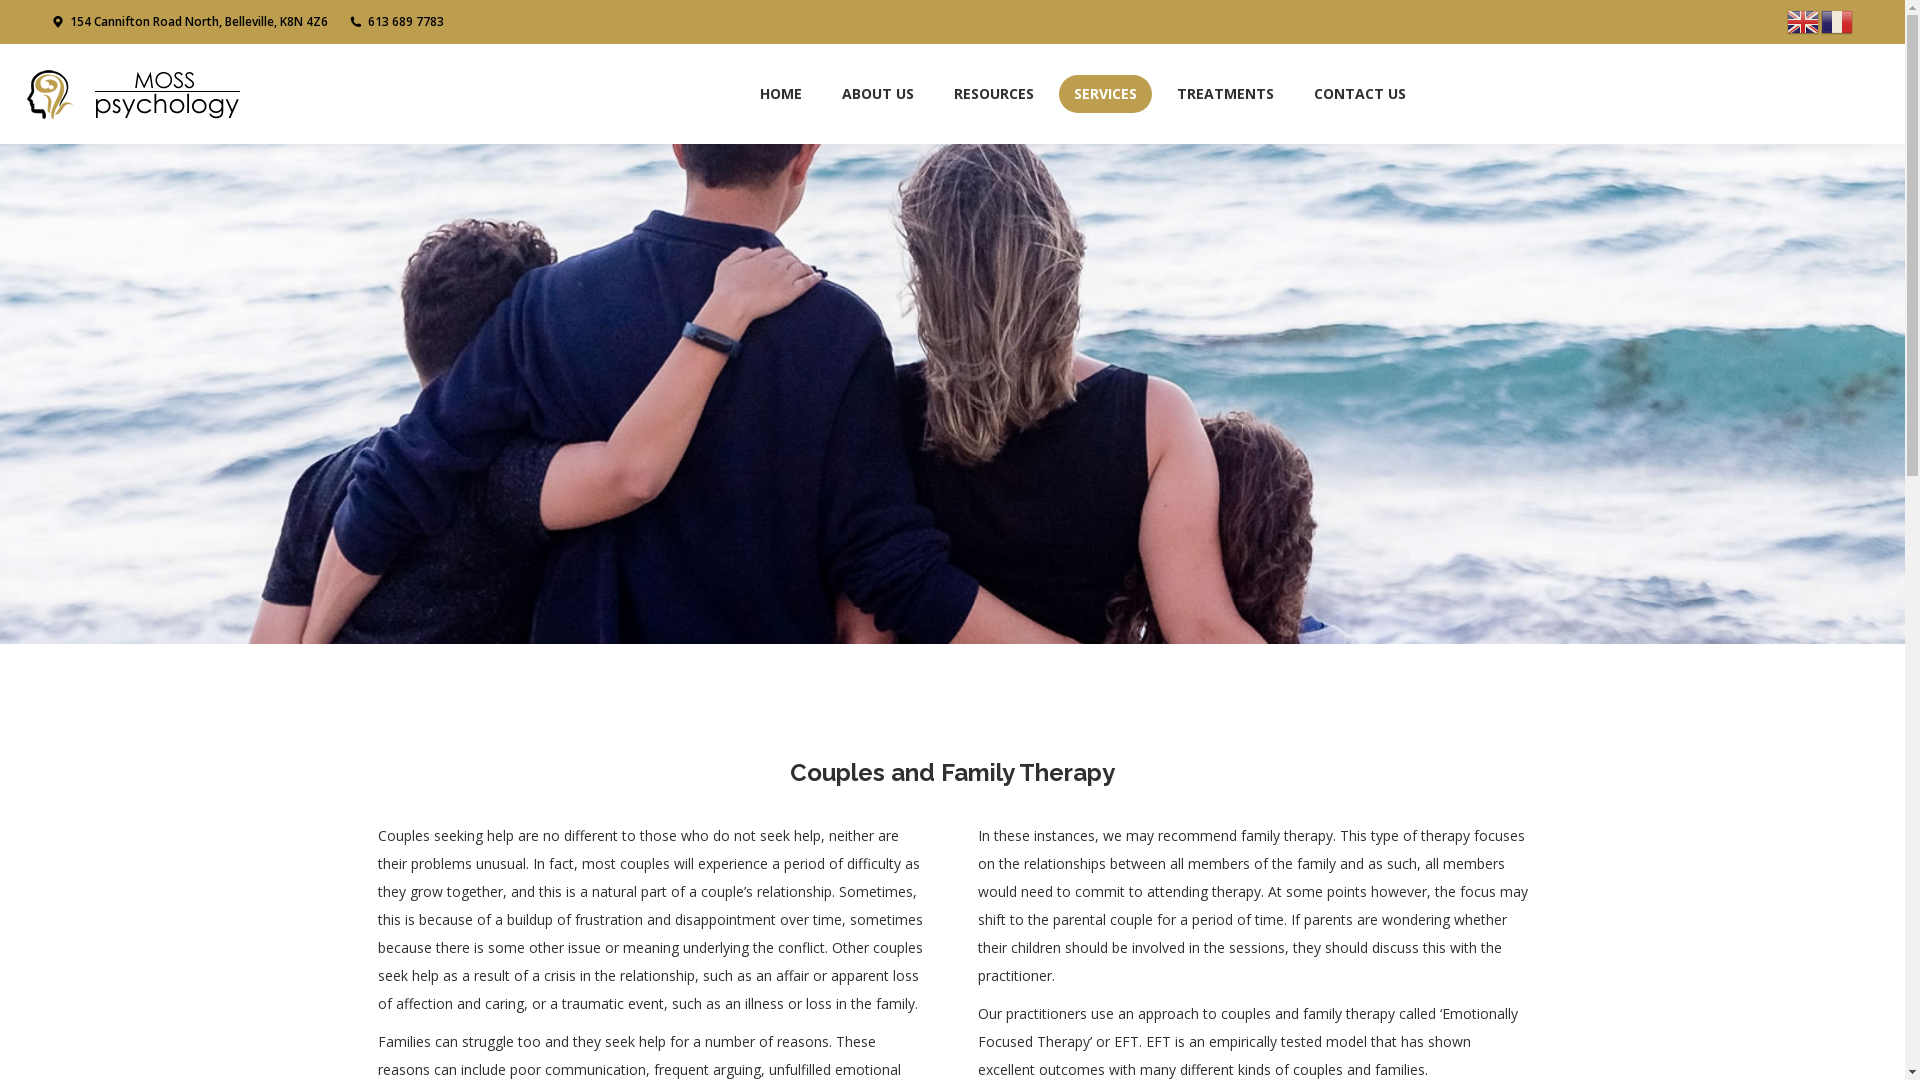 Image resolution: width=1920 pixels, height=1080 pixels. What do you see at coordinates (1358, 93) in the screenshot?
I see `'CONTACT US'` at bounding box center [1358, 93].